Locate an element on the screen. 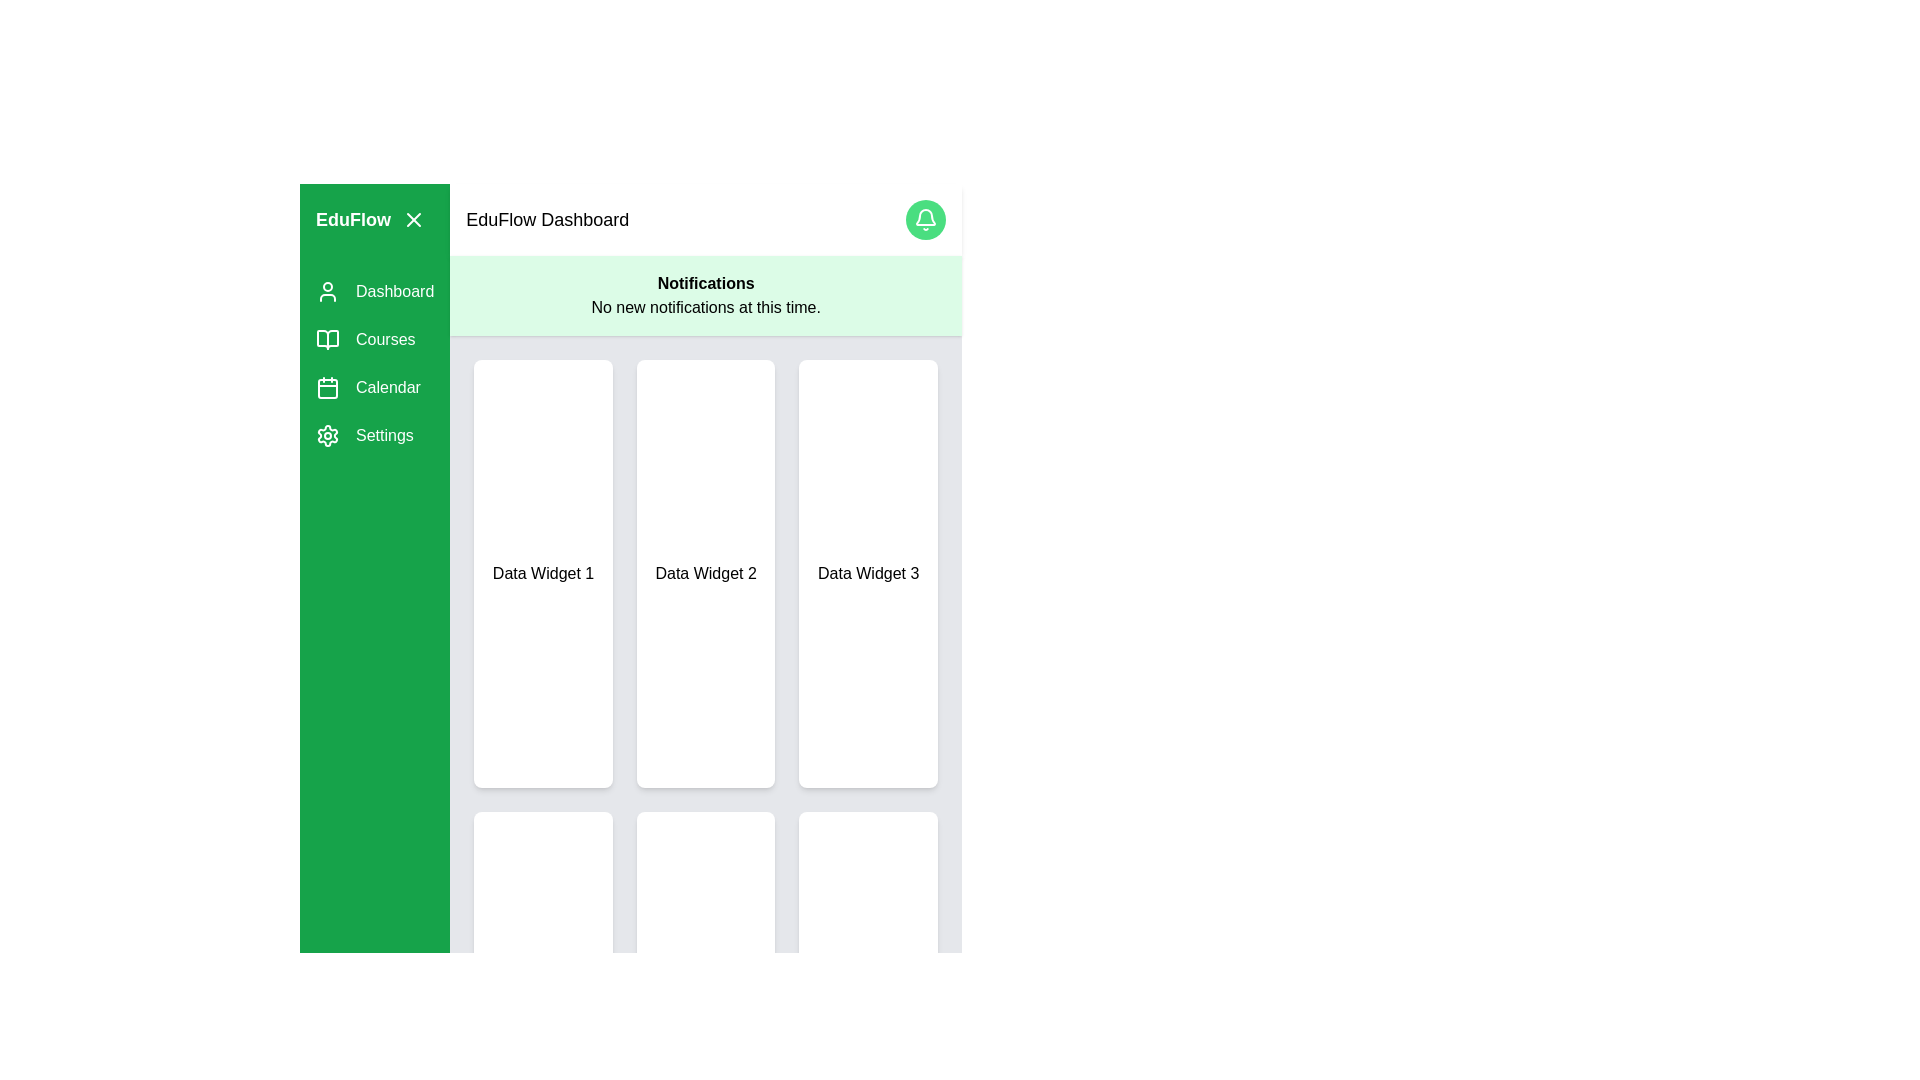 This screenshot has width=1920, height=1080. the navigation button for the 'Settings' page located in the sidebar menu, which is the fourth item below 'Calendar', to trigger a visual effect is located at coordinates (375, 434).